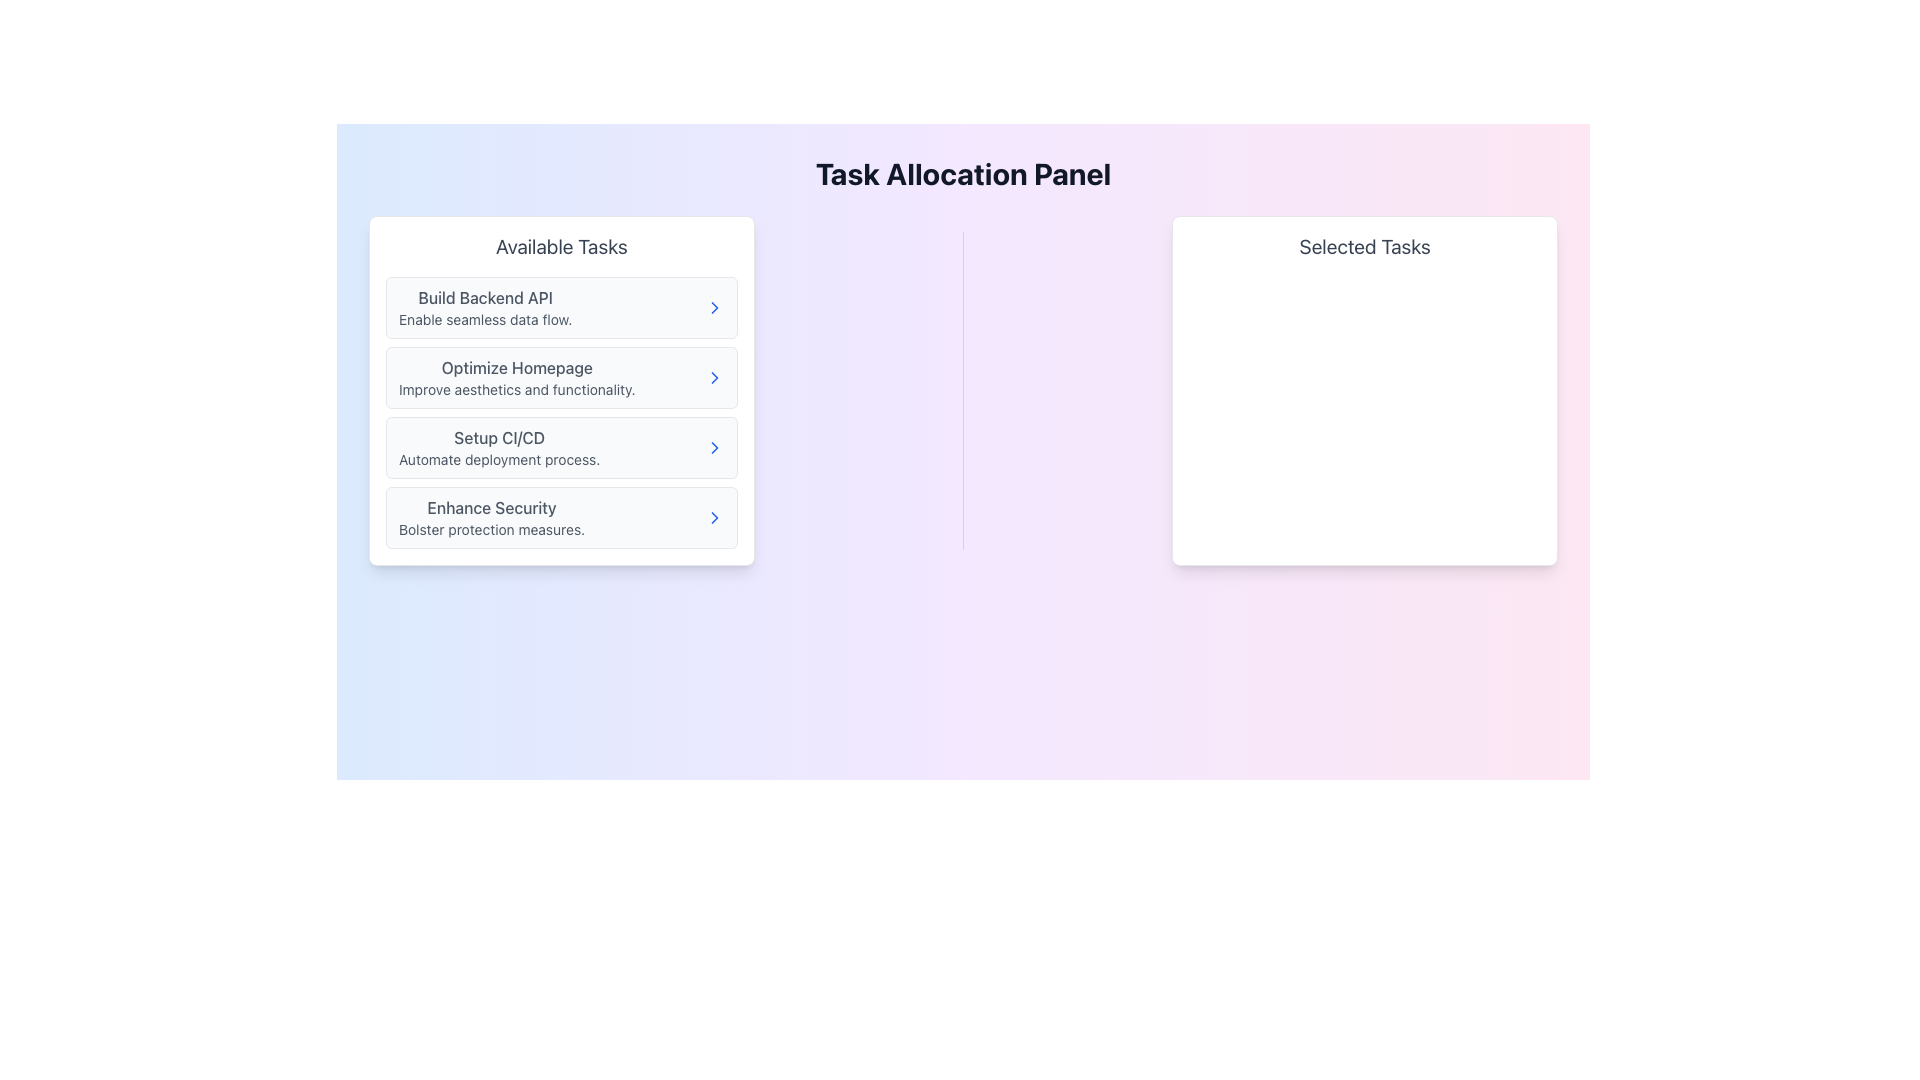 This screenshot has height=1080, width=1920. What do you see at coordinates (714, 516) in the screenshot?
I see `the right-pointing chevron arrow icon button located next to the label 'Enhance Security' in the 'Available Tasks' section` at bounding box center [714, 516].